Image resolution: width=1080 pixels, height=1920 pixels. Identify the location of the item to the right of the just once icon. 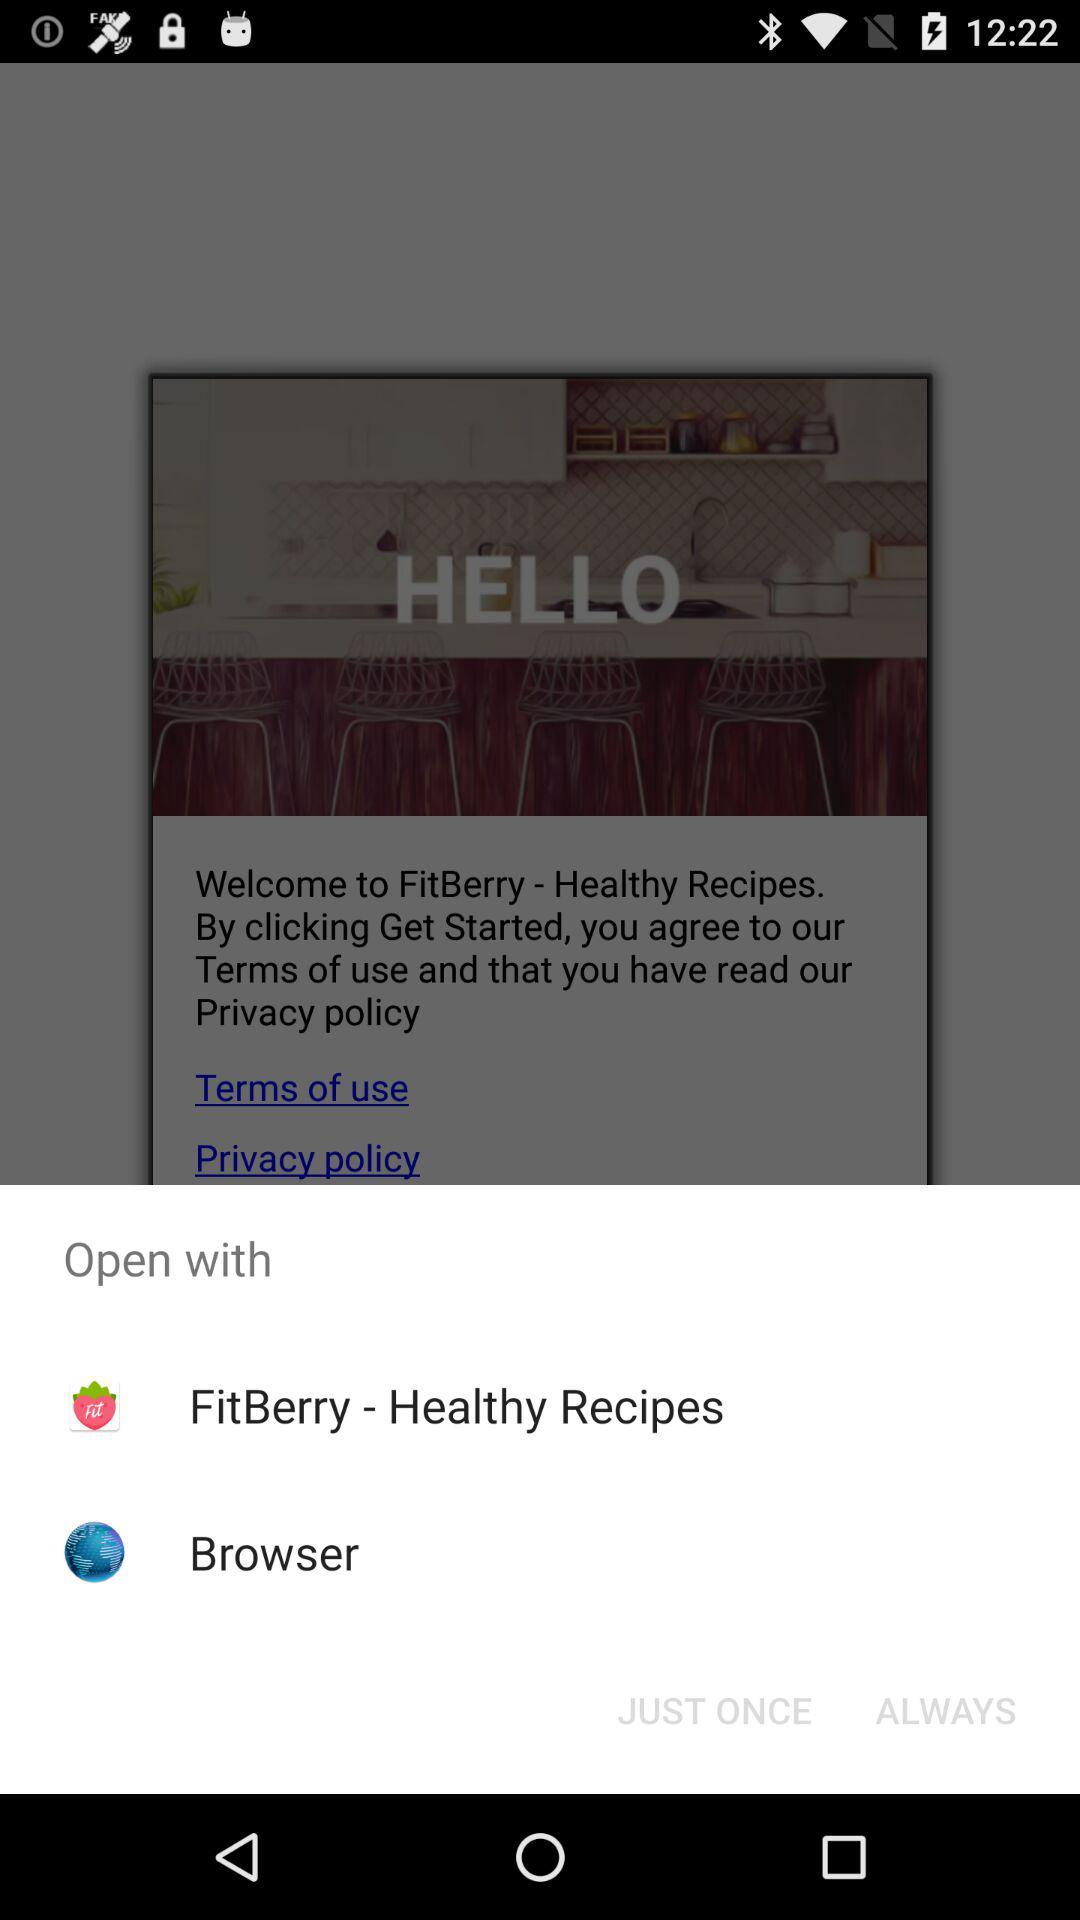
(945, 1708).